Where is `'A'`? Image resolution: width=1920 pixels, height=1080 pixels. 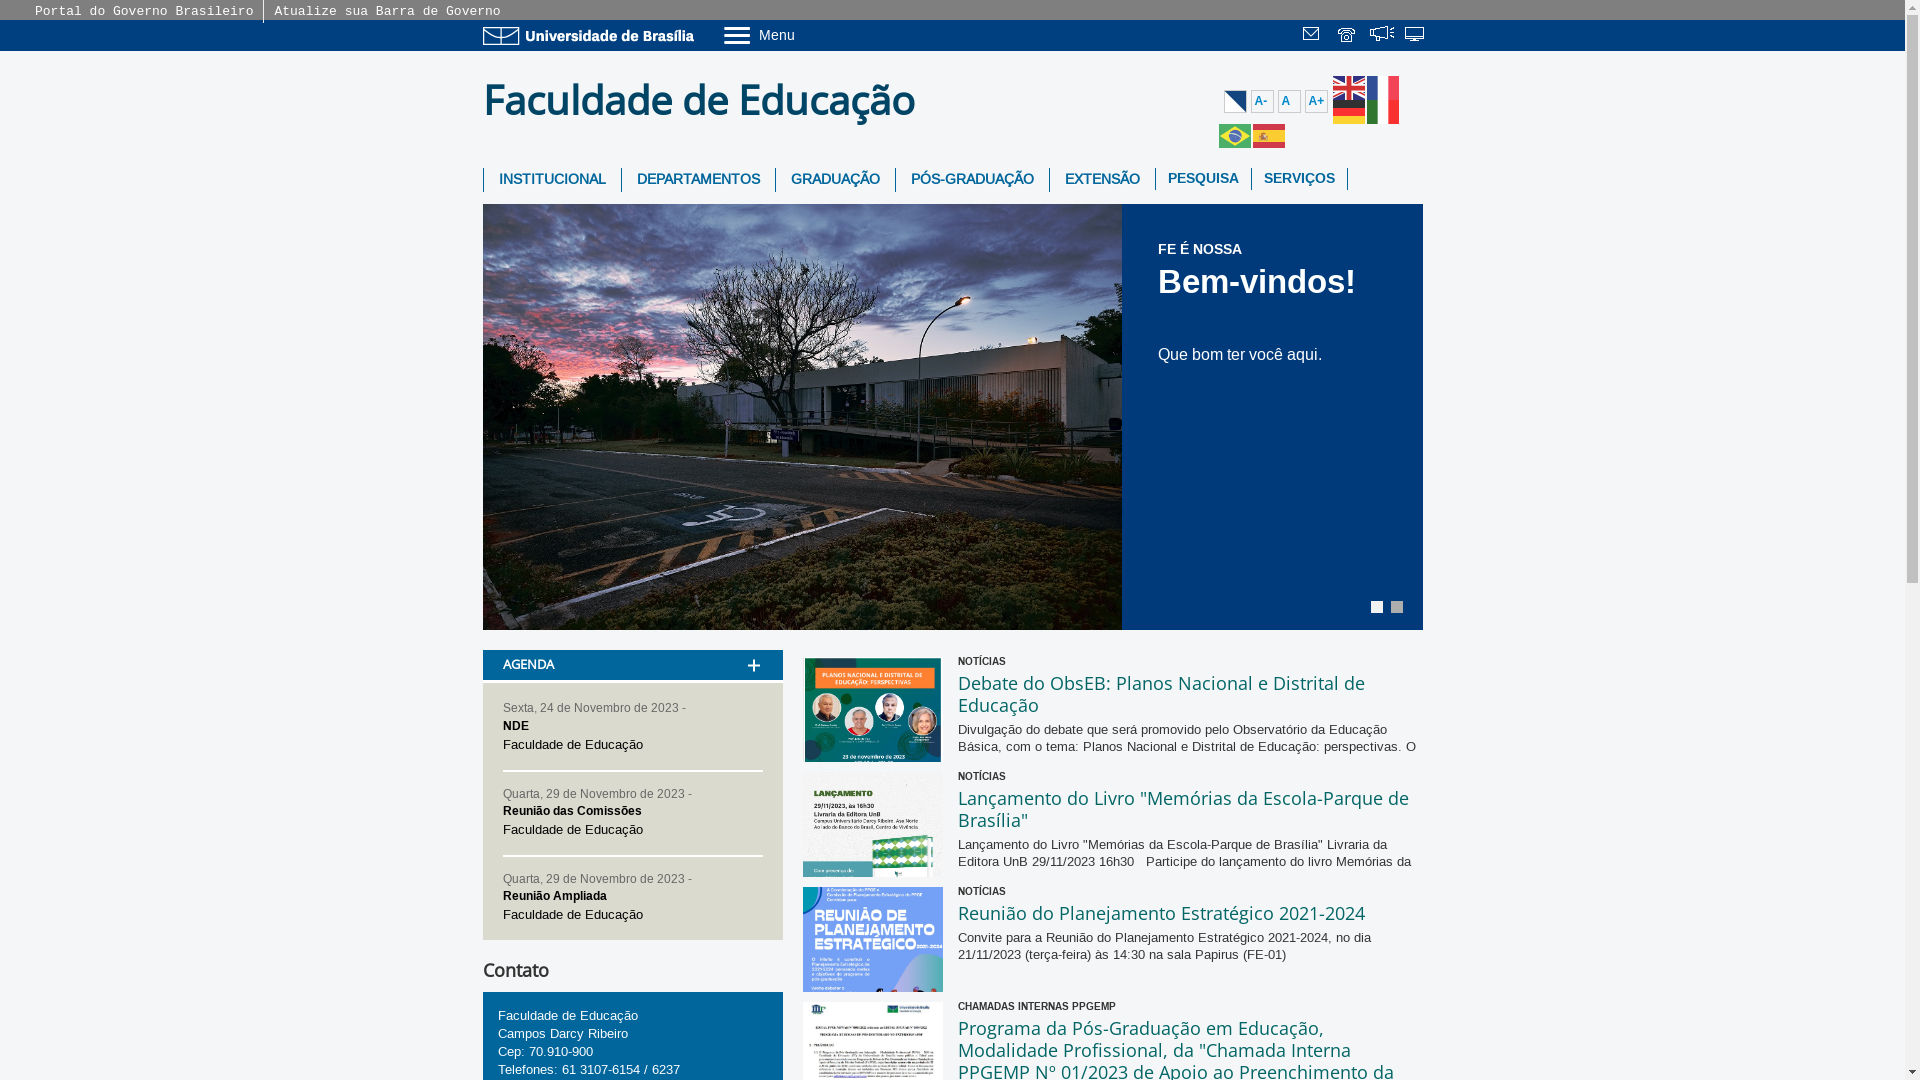
'A' is located at coordinates (1289, 101).